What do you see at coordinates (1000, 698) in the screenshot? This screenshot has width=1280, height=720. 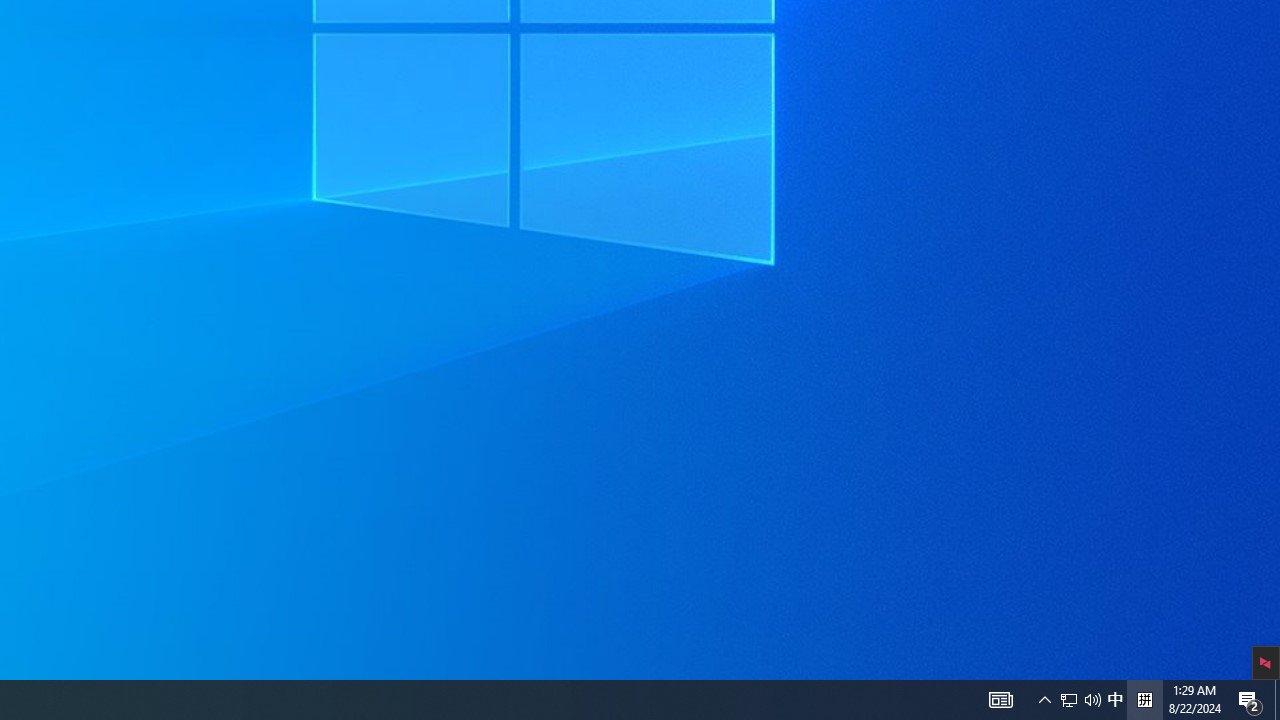 I see `'AutomationID: 4105'` at bounding box center [1000, 698].